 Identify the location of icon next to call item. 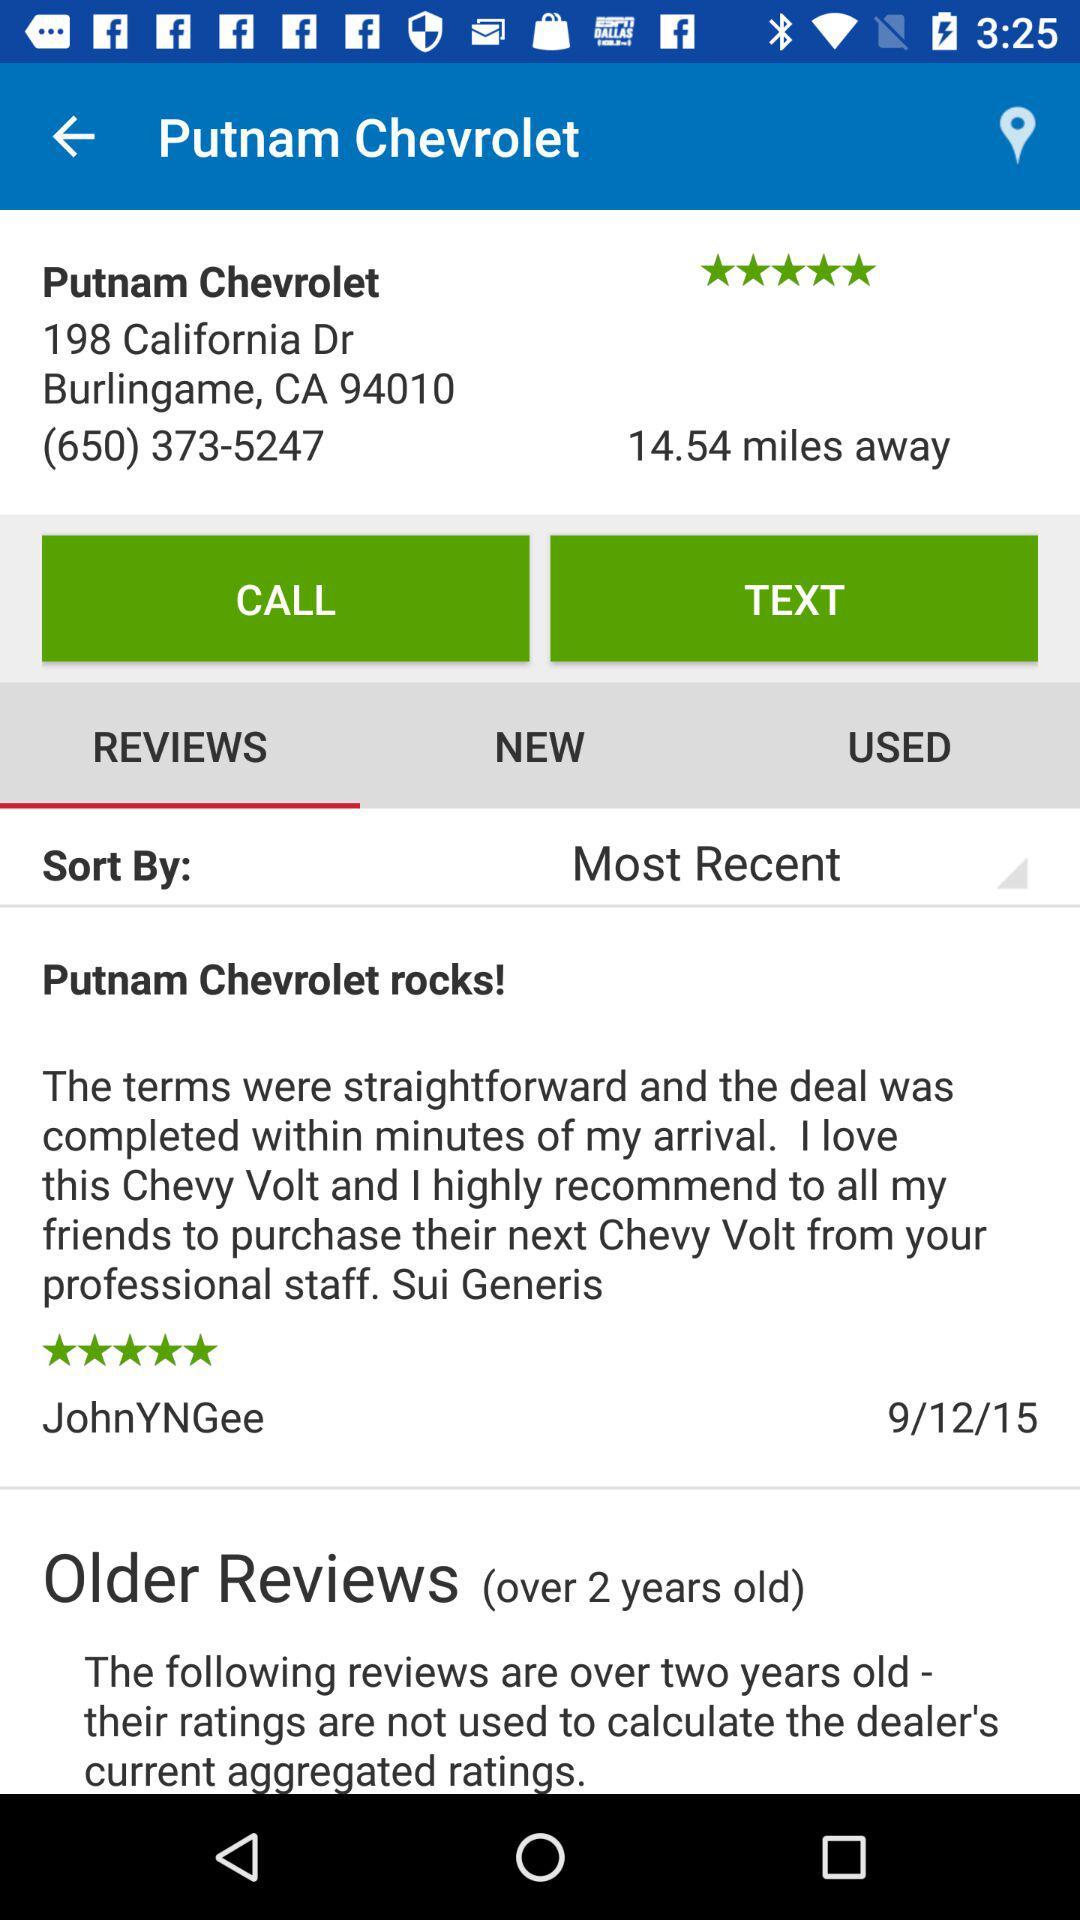
(793, 597).